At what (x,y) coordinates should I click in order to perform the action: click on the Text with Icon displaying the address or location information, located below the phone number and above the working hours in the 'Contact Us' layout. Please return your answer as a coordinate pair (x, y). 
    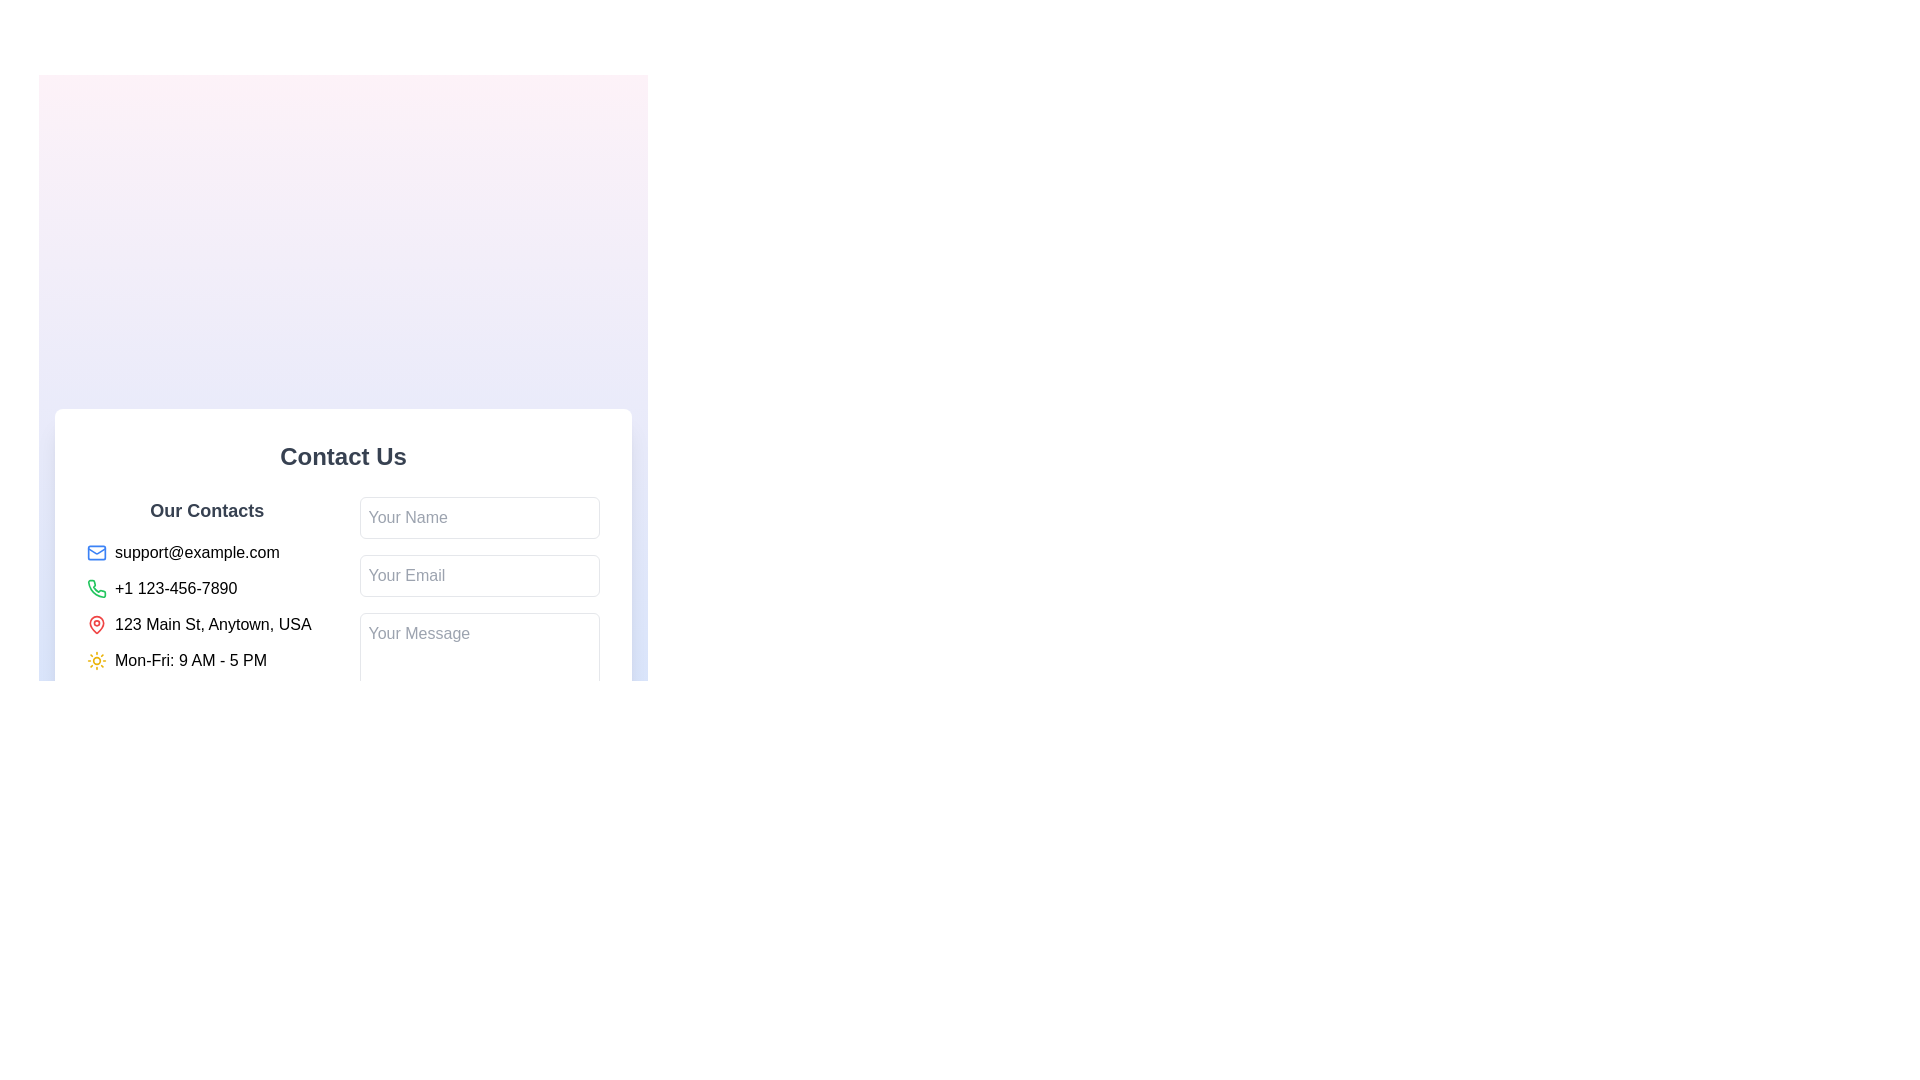
    Looking at the image, I should click on (207, 623).